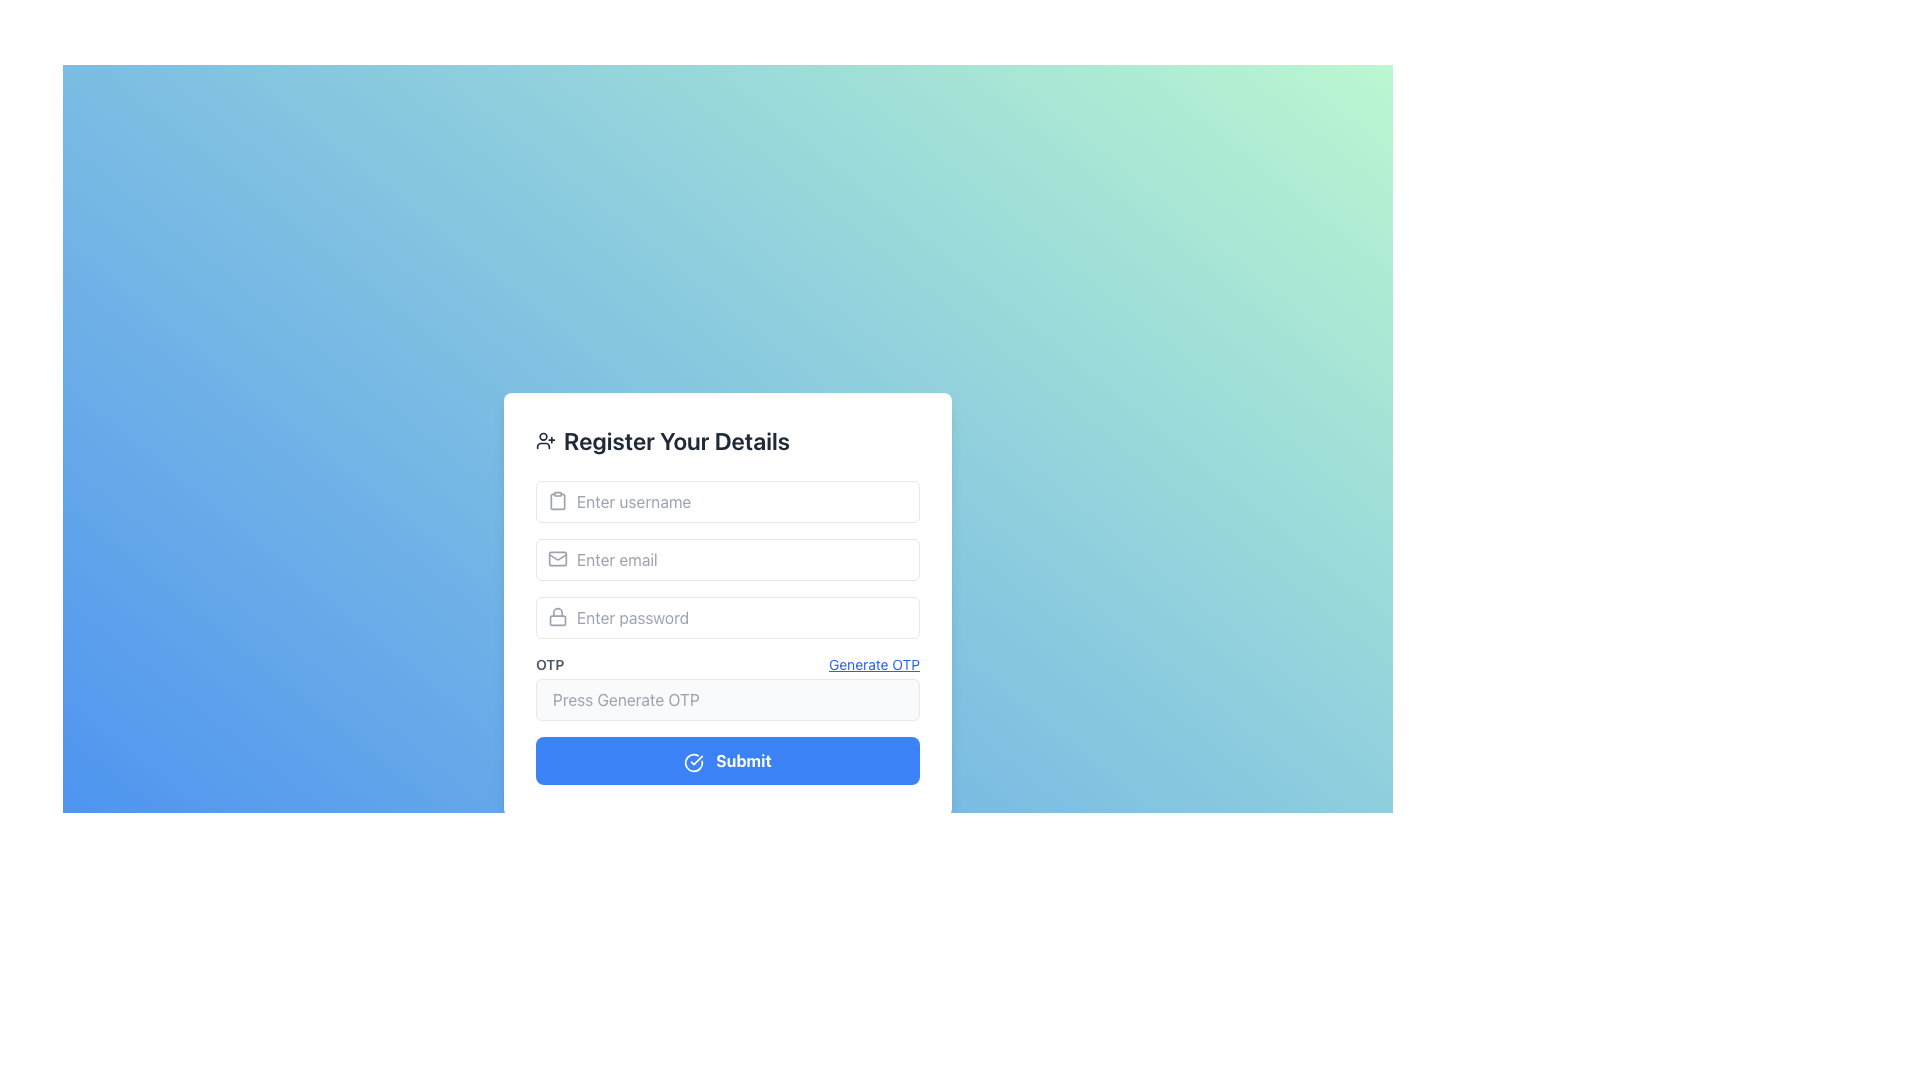  Describe the element at coordinates (557, 556) in the screenshot. I see `the thin, slanted line segment that is part of the mail envelope icon, located to the left of the 'Enter email' text field in the user registration section` at that location.